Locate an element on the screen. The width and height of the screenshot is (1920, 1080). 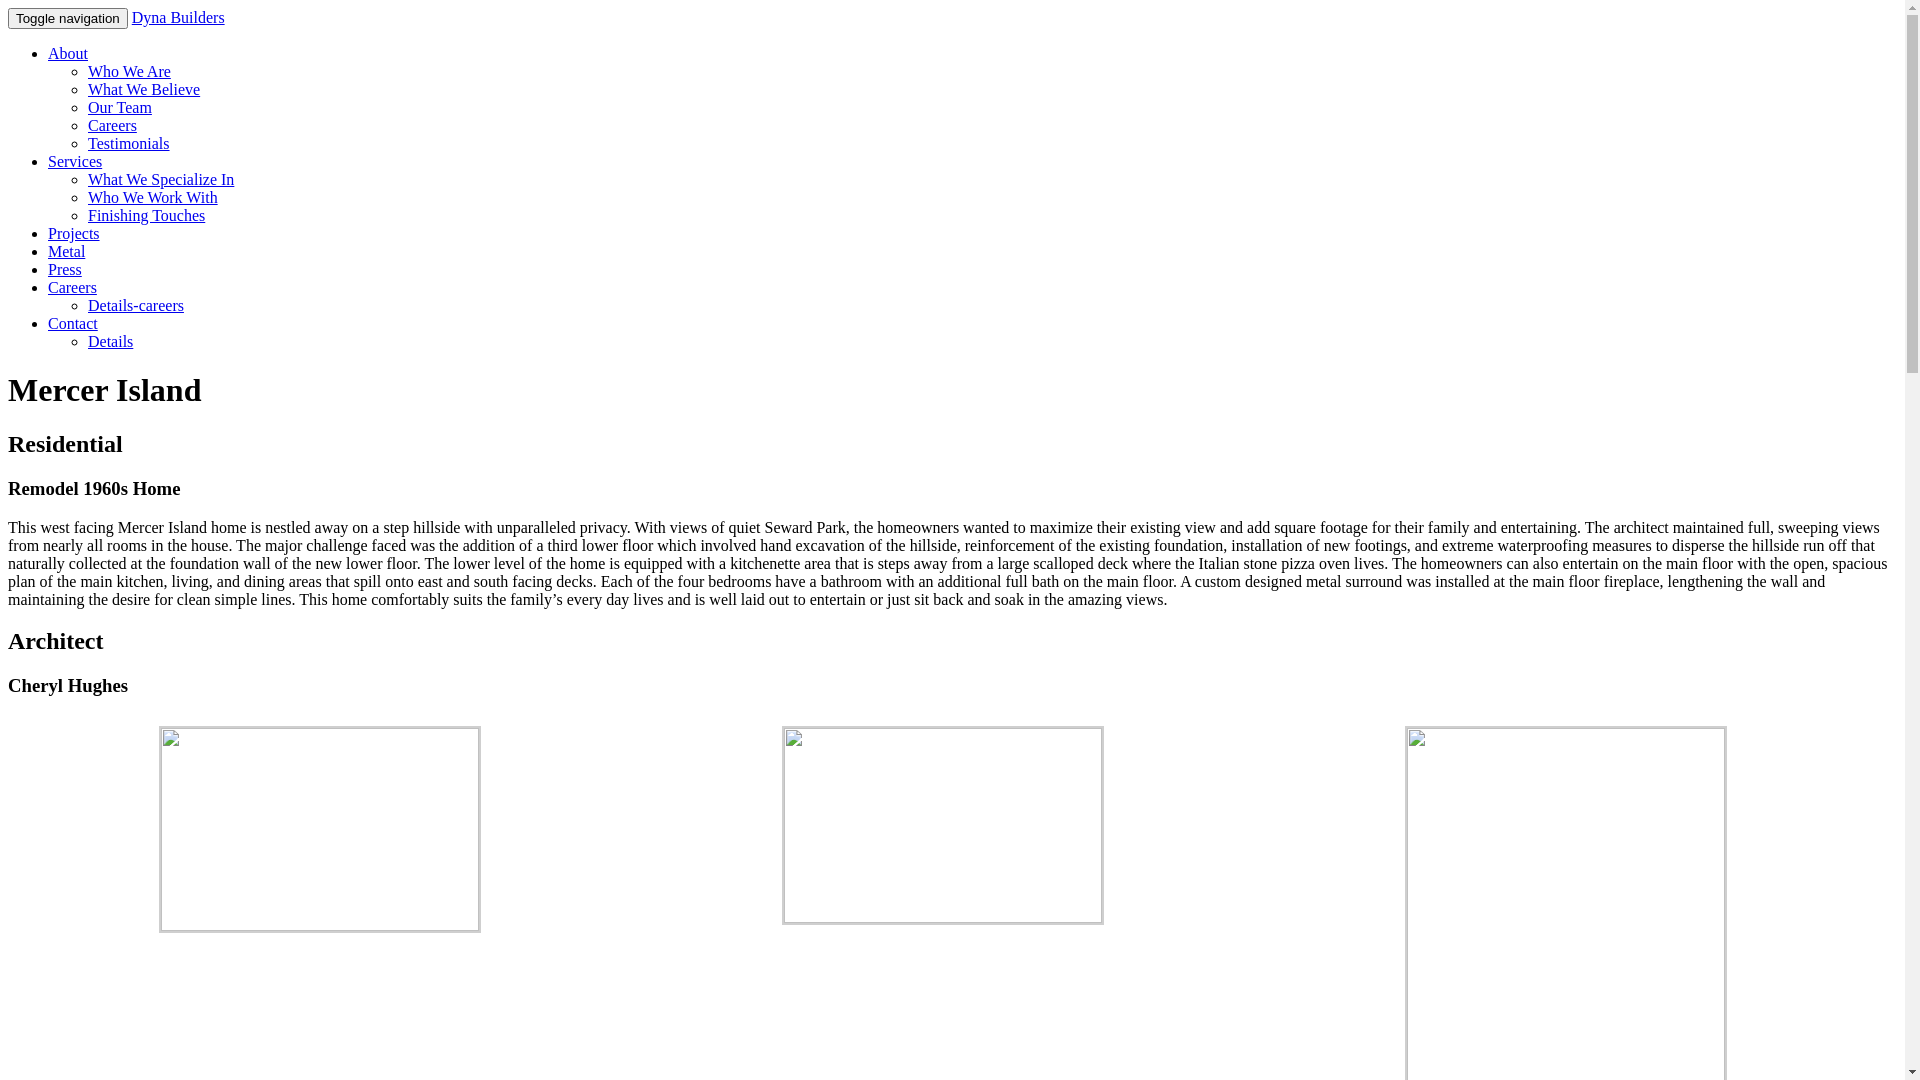
'Finishing Touches' is located at coordinates (145, 215).